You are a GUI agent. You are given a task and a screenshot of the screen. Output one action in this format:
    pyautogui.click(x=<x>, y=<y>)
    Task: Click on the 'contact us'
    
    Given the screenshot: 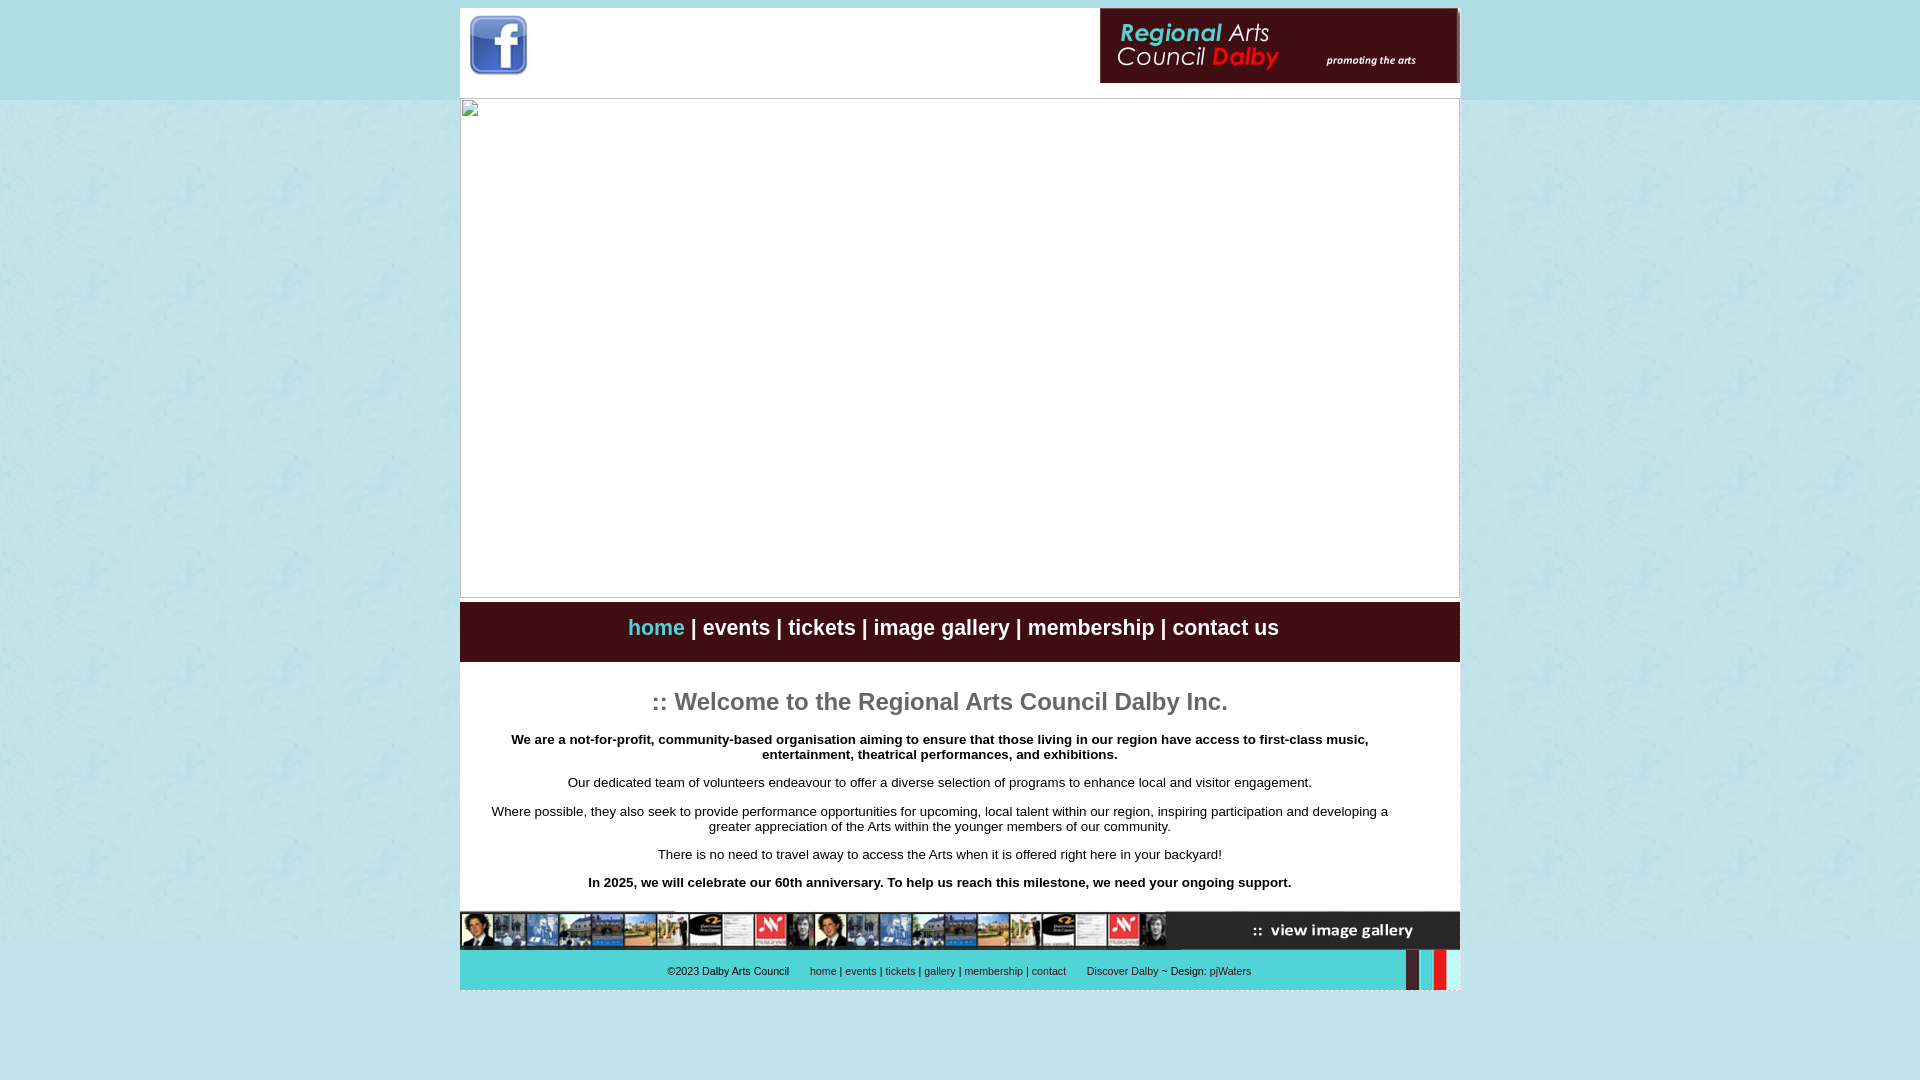 What is the action you would take?
    pyautogui.click(x=1224, y=627)
    